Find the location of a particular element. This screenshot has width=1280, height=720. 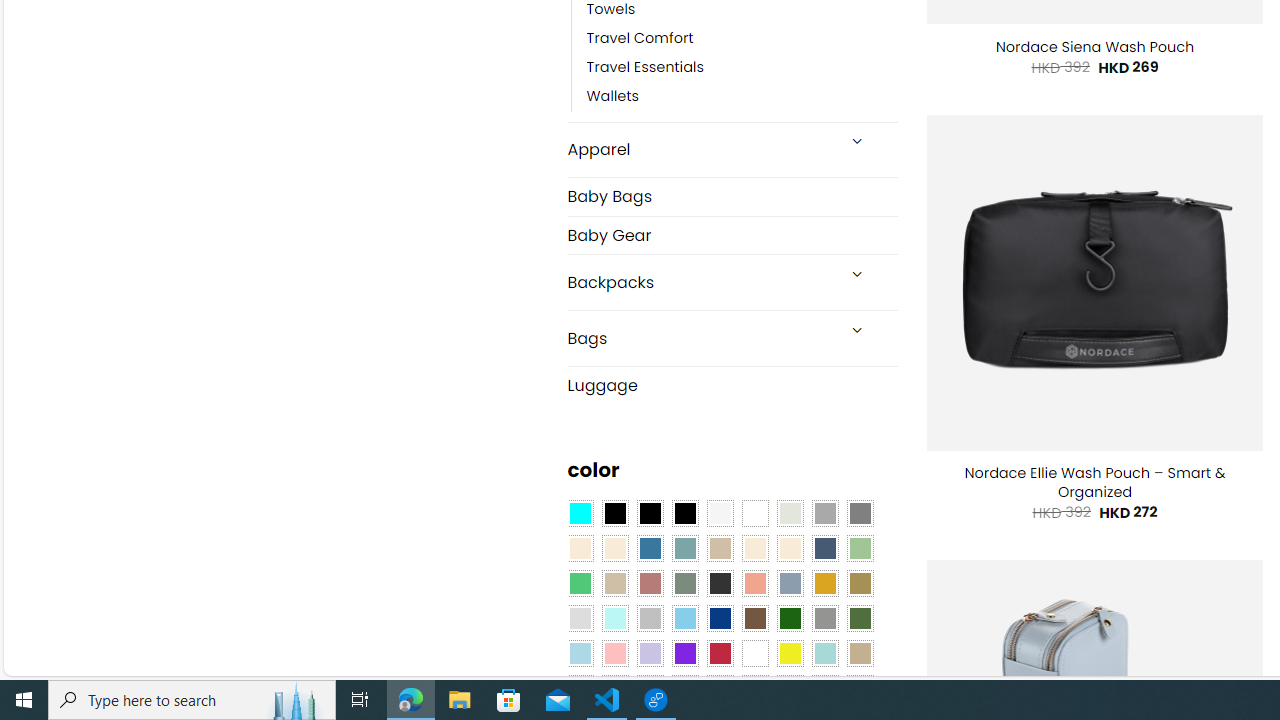

'Nordace Siena Wash Pouch' is located at coordinates (1094, 46).